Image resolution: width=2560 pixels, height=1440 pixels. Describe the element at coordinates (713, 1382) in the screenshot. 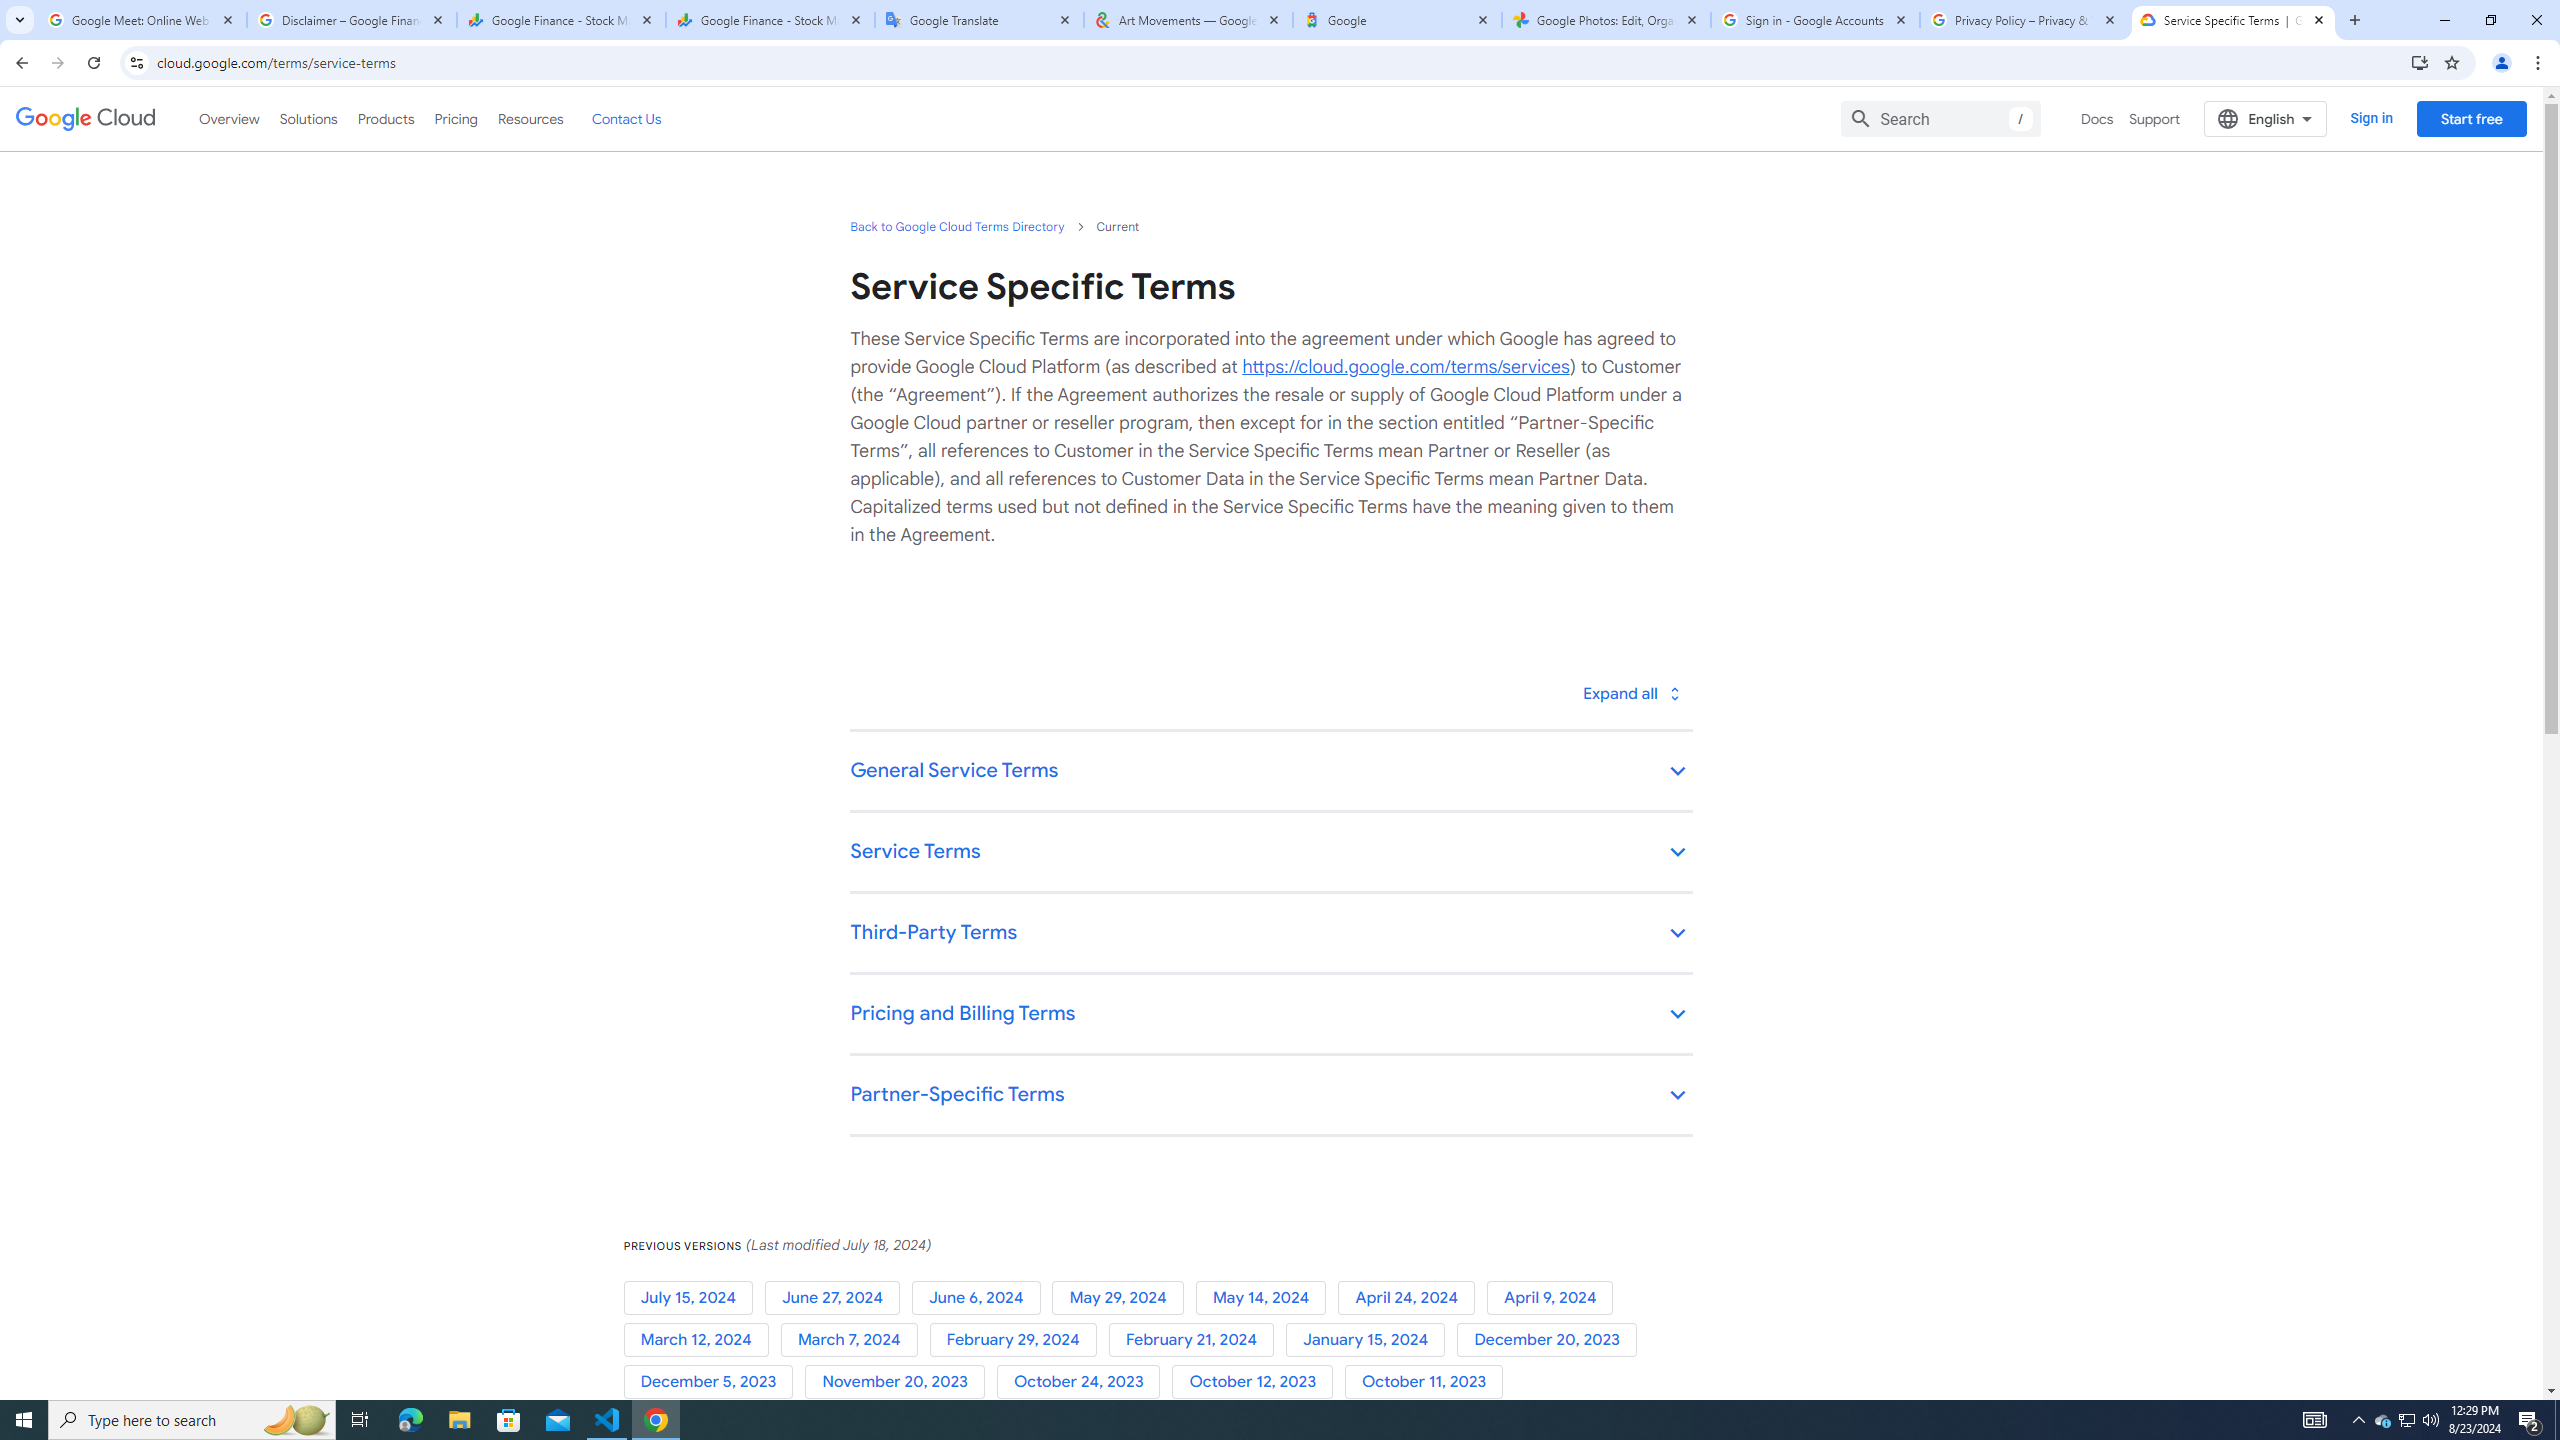

I see `'December 5, 2023'` at that location.